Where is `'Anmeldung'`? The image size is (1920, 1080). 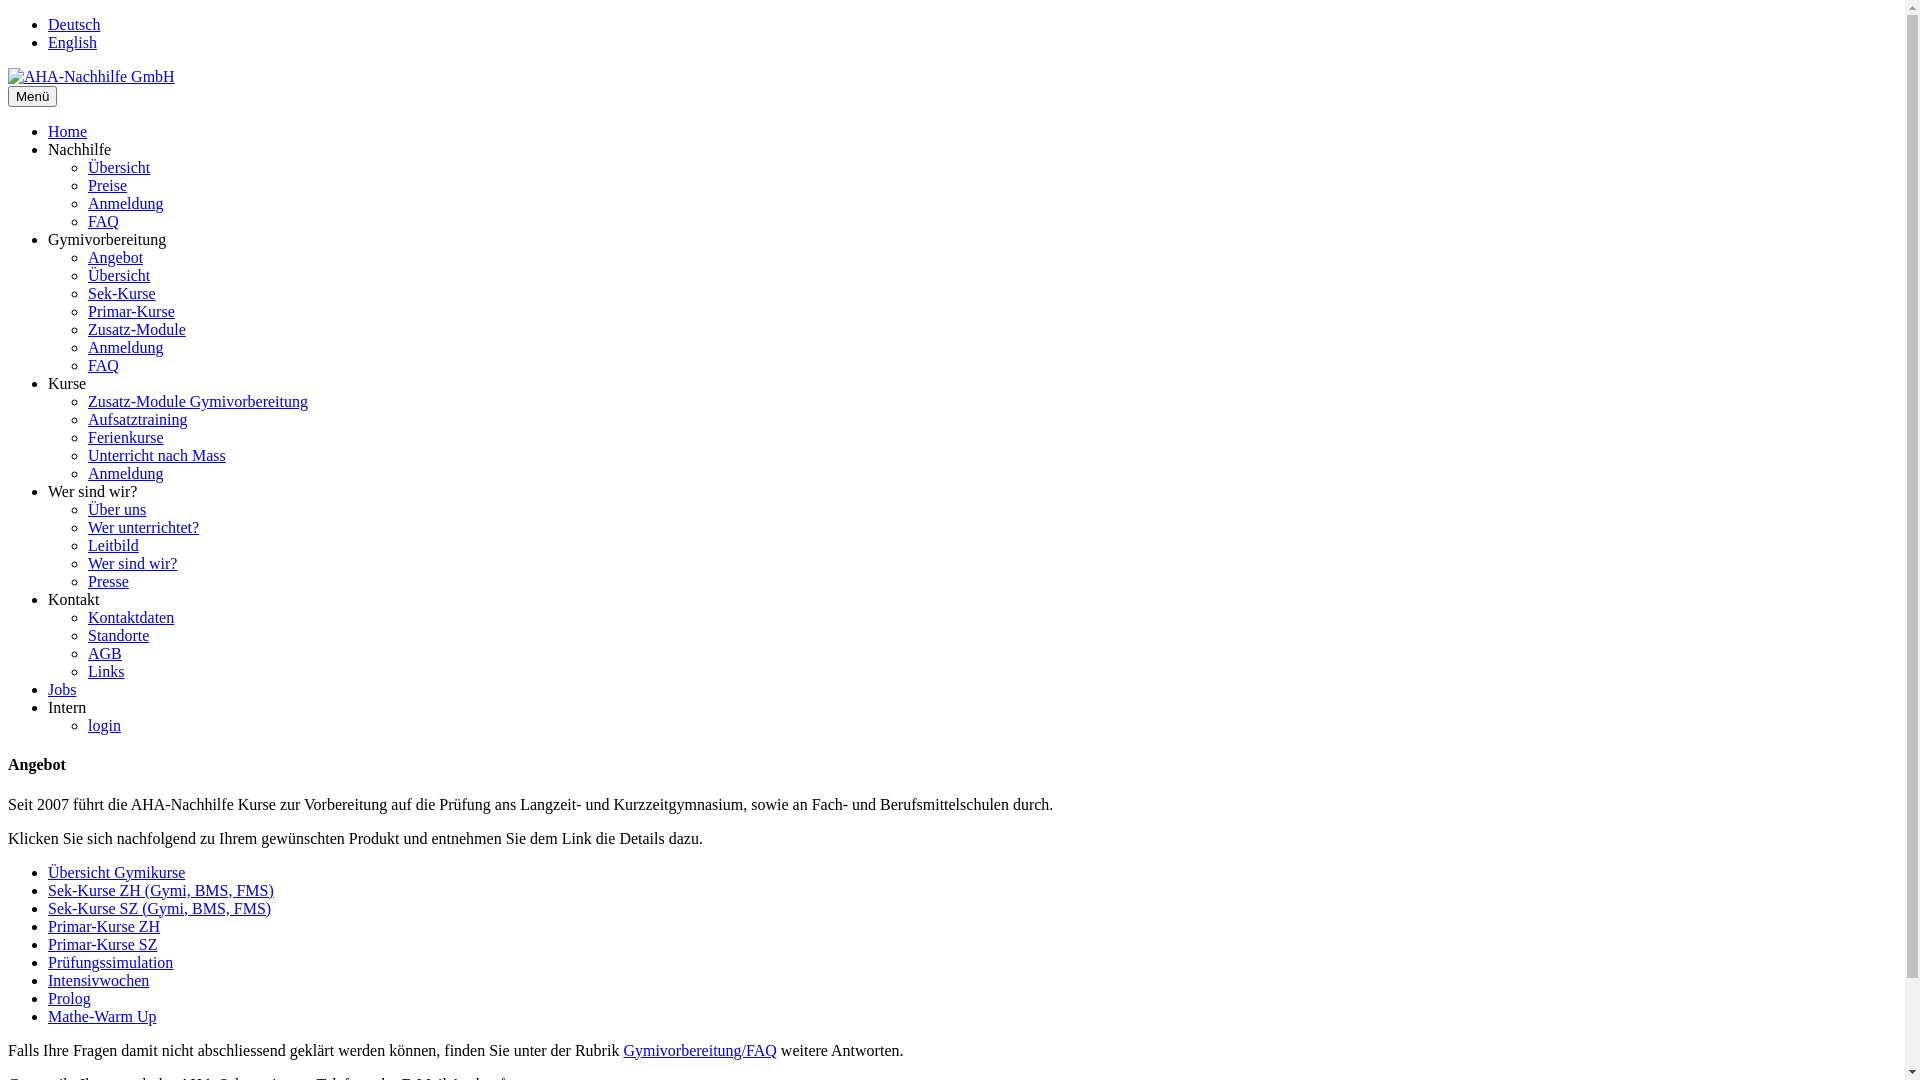
'Anmeldung' is located at coordinates (124, 473).